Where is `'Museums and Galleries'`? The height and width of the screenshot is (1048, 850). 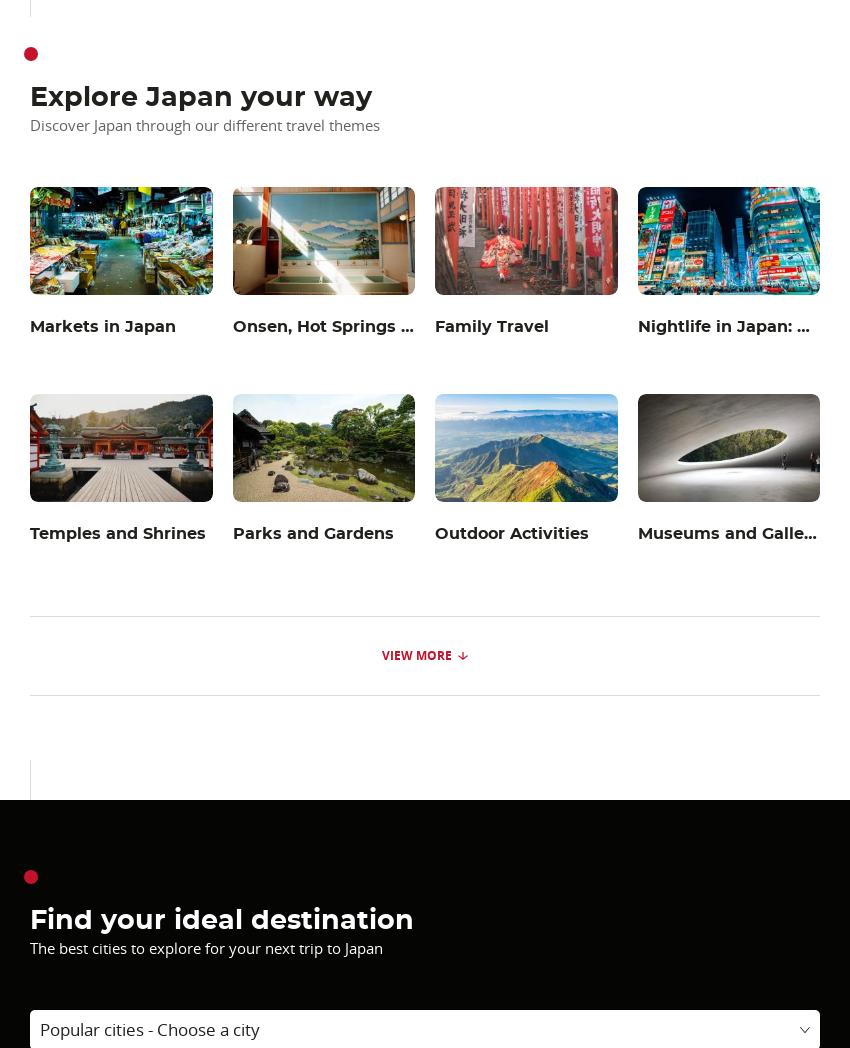
'Museums and Galleries' is located at coordinates (735, 532).